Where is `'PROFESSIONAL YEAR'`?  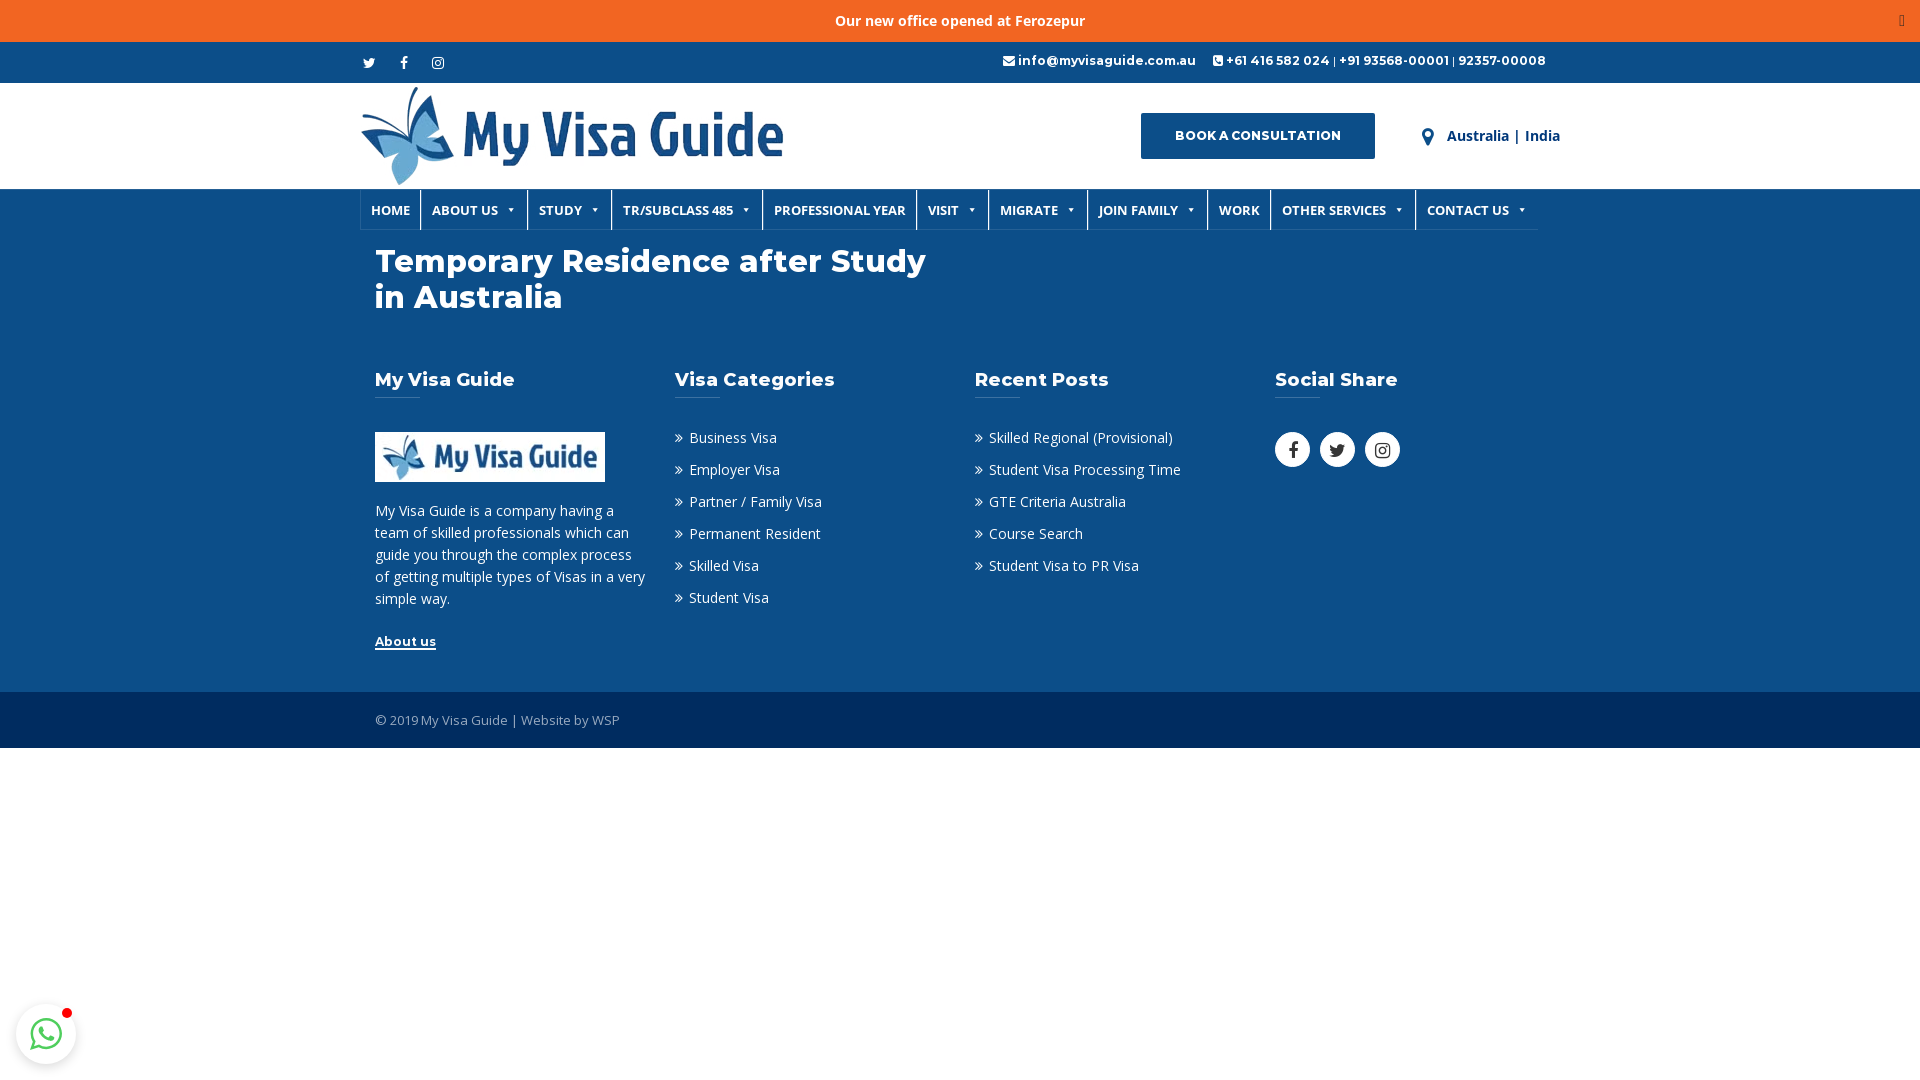 'PROFESSIONAL YEAR' is located at coordinates (839, 209).